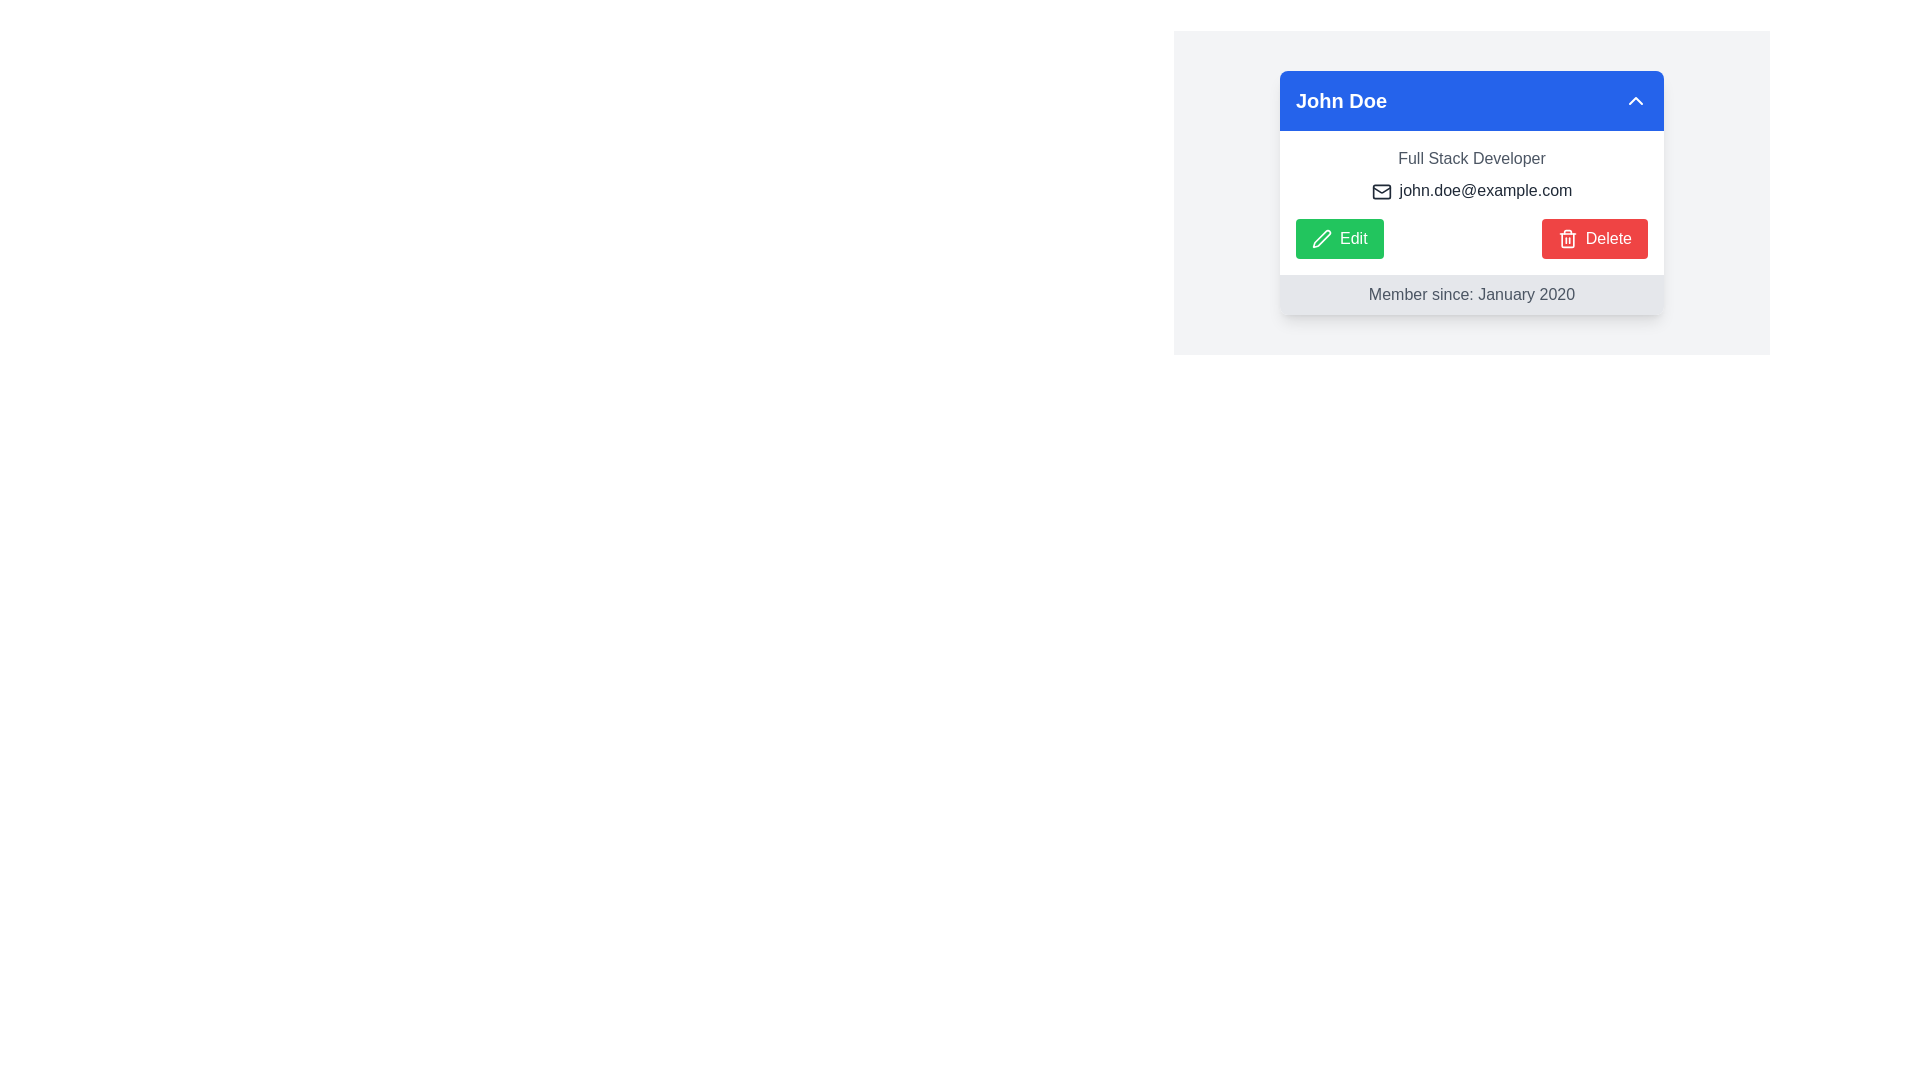 Image resolution: width=1920 pixels, height=1080 pixels. I want to click on the uppermost background component of the envelope icon located next to the email link in the user profile card, so click(1380, 191).